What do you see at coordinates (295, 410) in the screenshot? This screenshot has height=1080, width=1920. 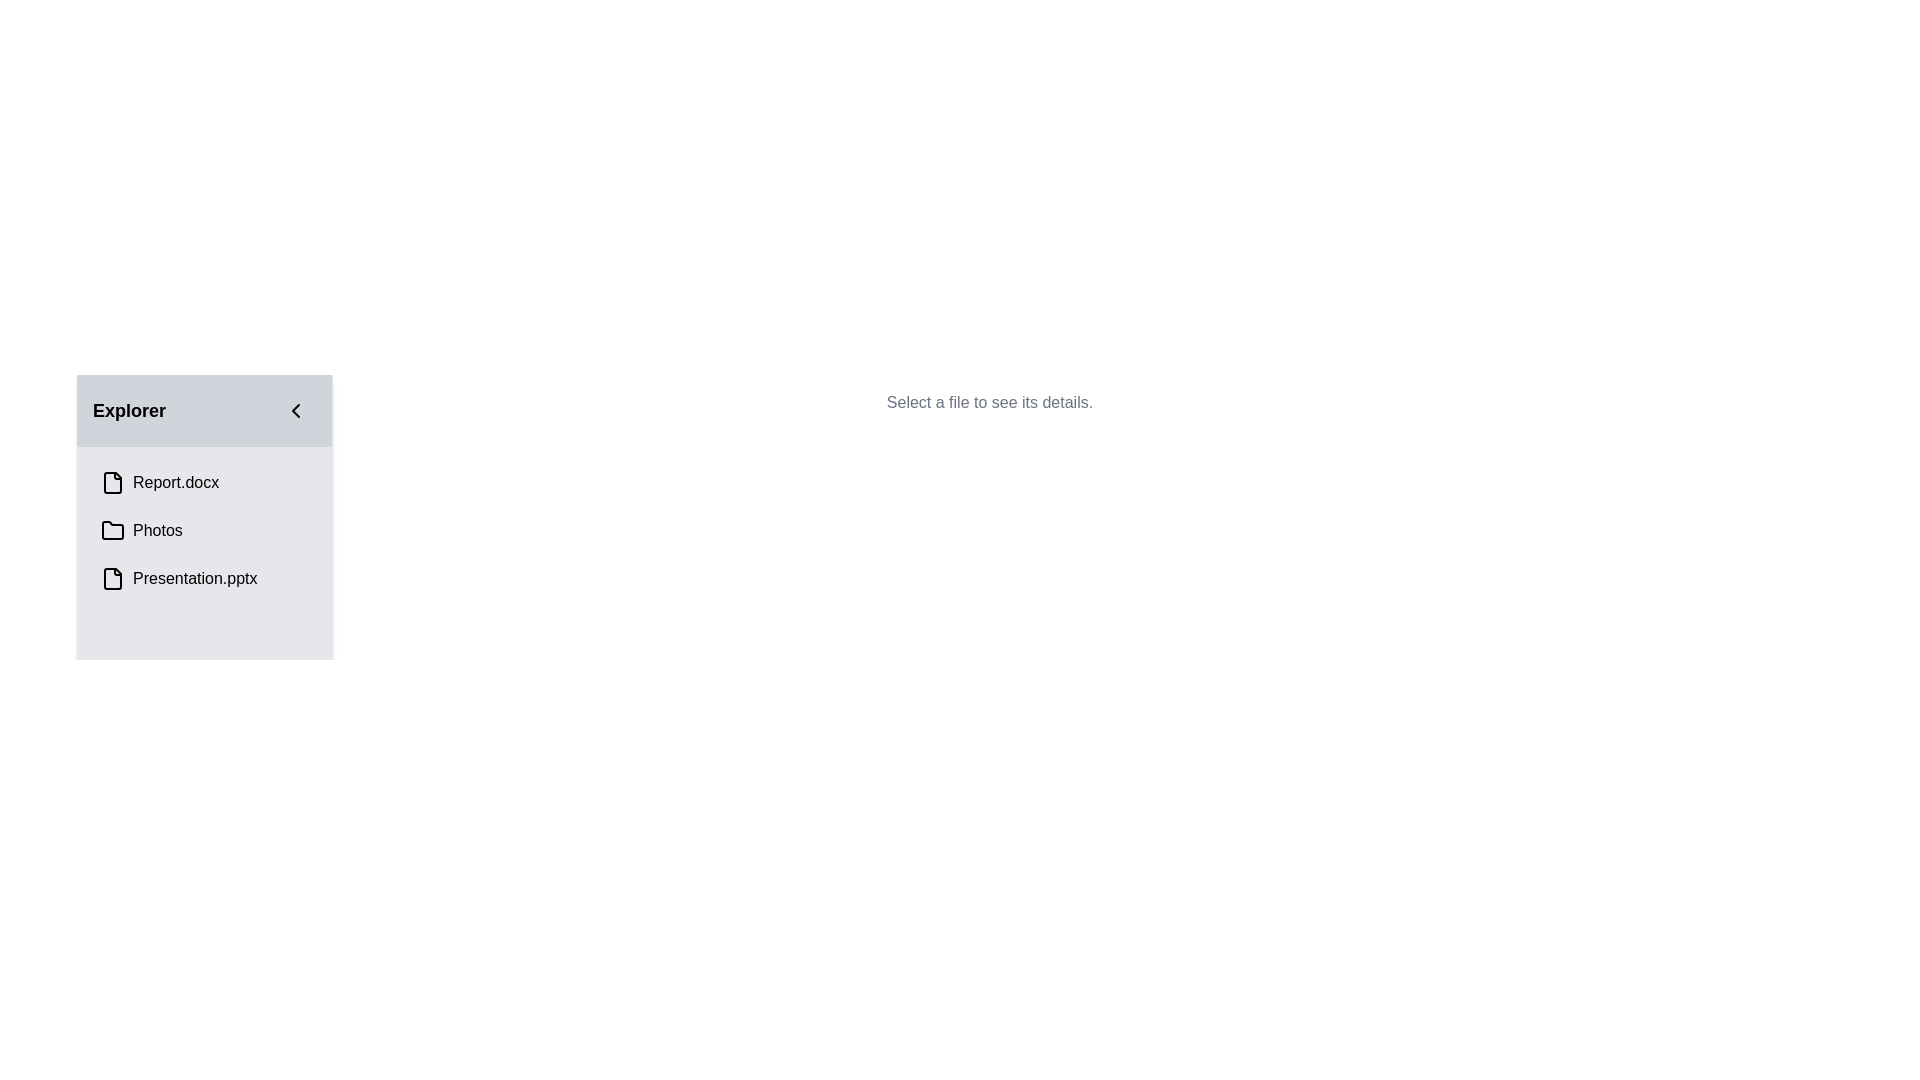 I see `the navigation button with a chevron icon located in the top-right corner of the 'Explorer' section` at bounding box center [295, 410].